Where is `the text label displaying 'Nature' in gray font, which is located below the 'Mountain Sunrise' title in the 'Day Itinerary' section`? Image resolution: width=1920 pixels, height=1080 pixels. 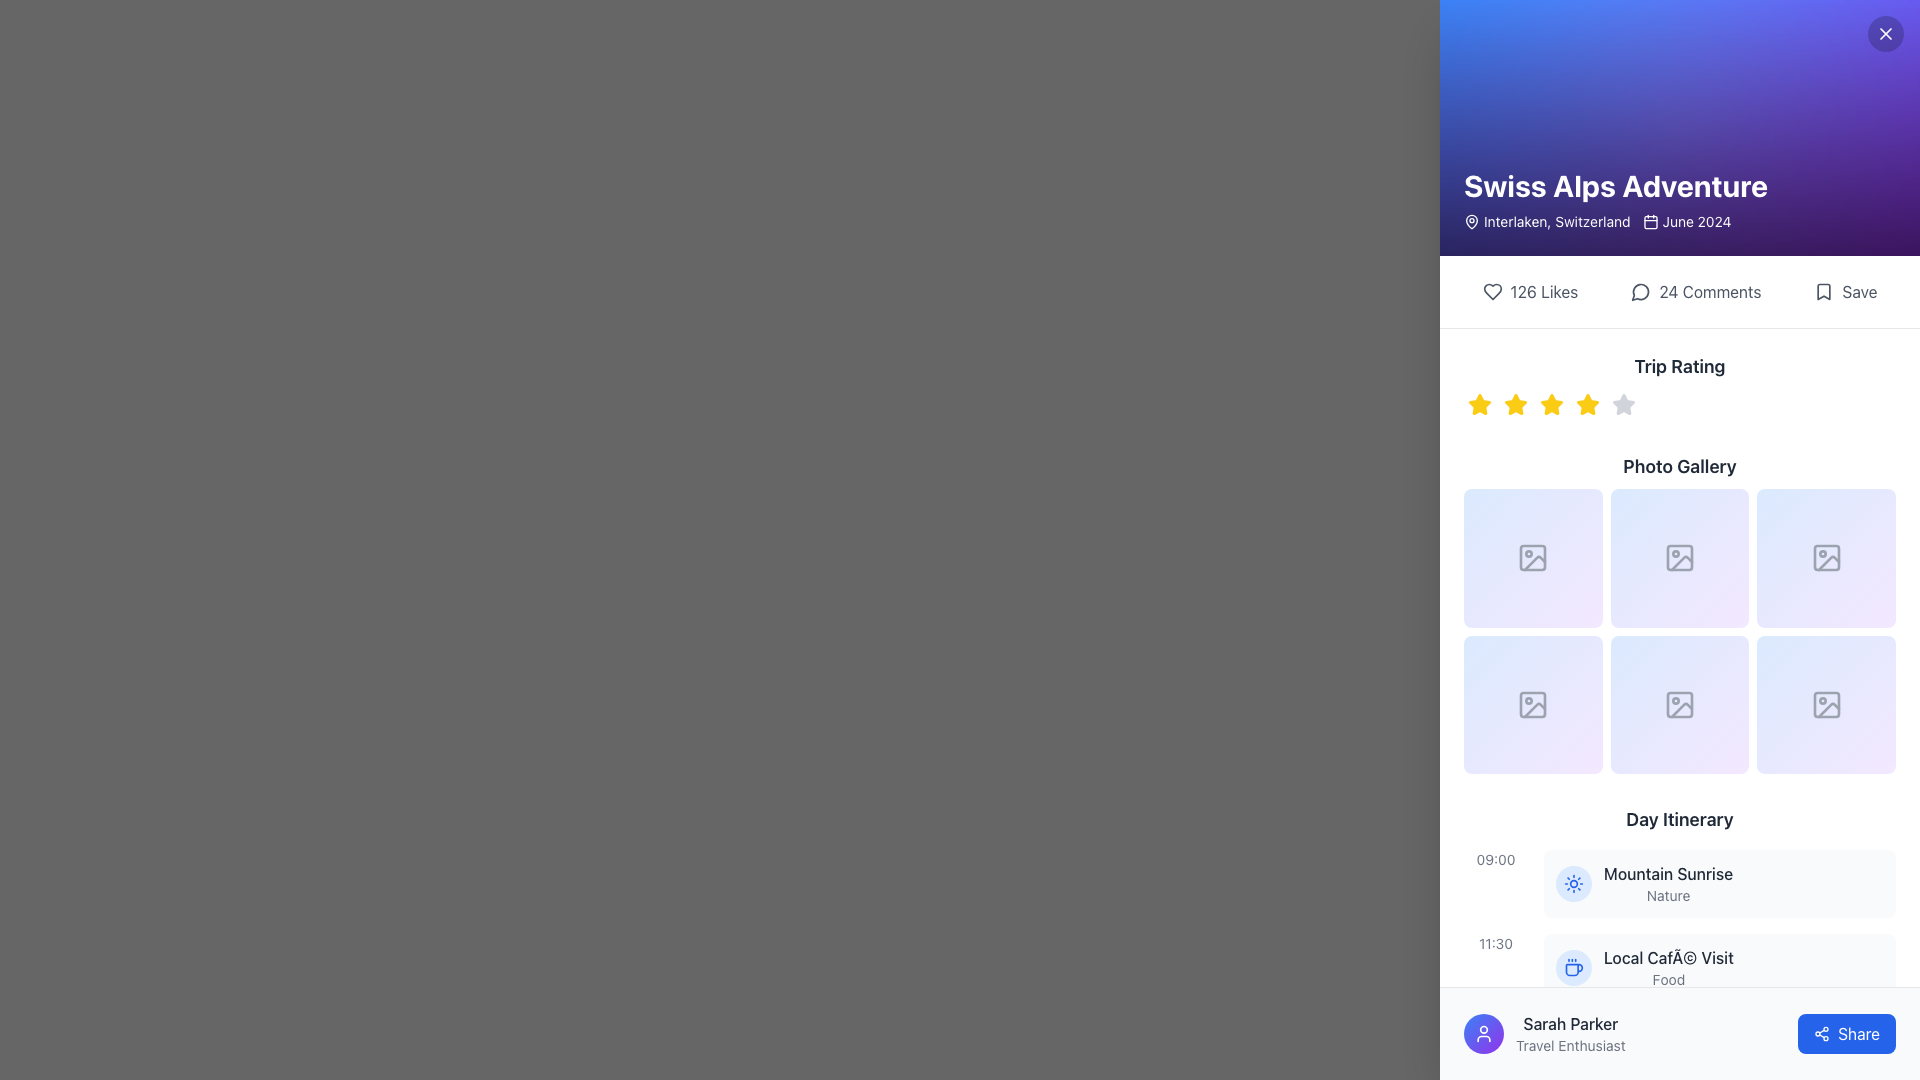
the text label displaying 'Nature' in gray font, which is located below the 'Mountain Sunrise' title in the 'Day Itinerary' section is located at coordinates (1668, 895).